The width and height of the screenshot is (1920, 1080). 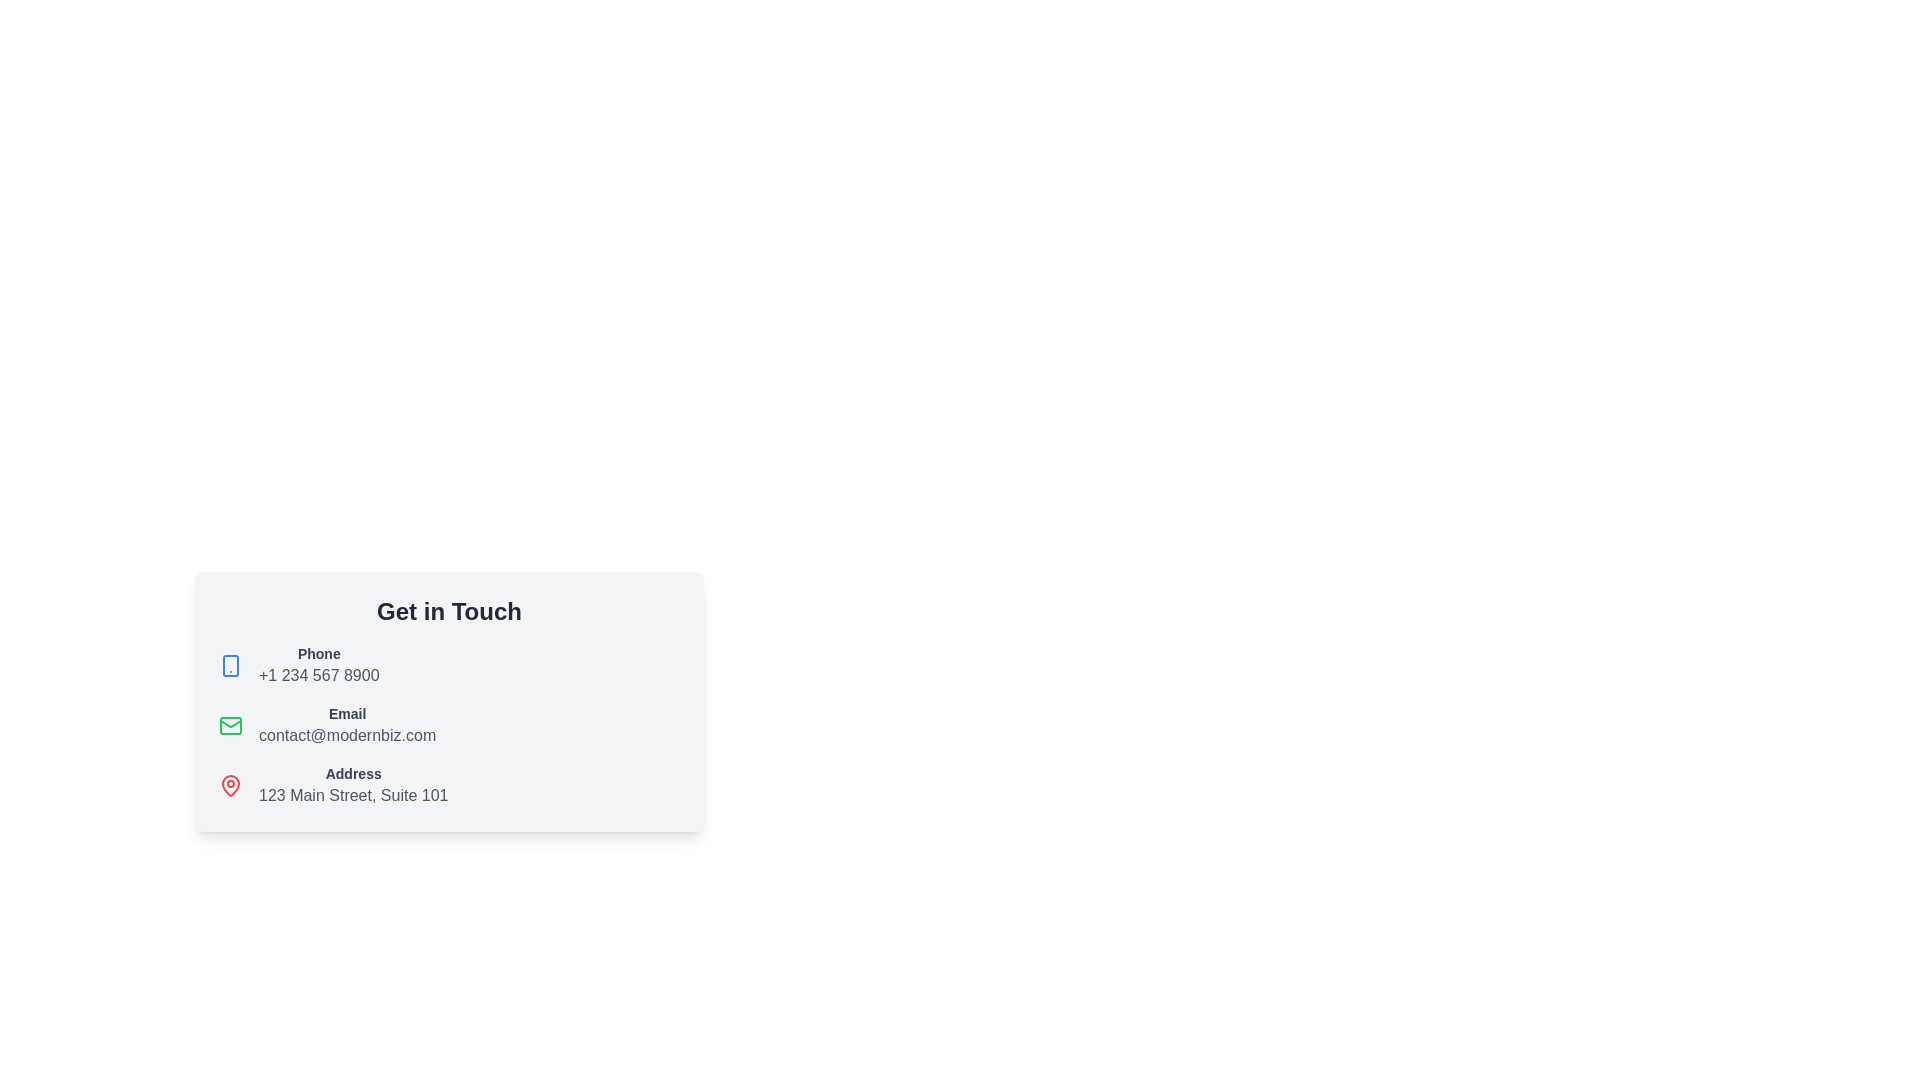 What do you see at coordinates (230, 666) in the screenshot?
I see `the smartphone icon outlined in blue, located to the left of the text 'Phone' in the 'Get in Touch' section` at bounding box center [230, 666].